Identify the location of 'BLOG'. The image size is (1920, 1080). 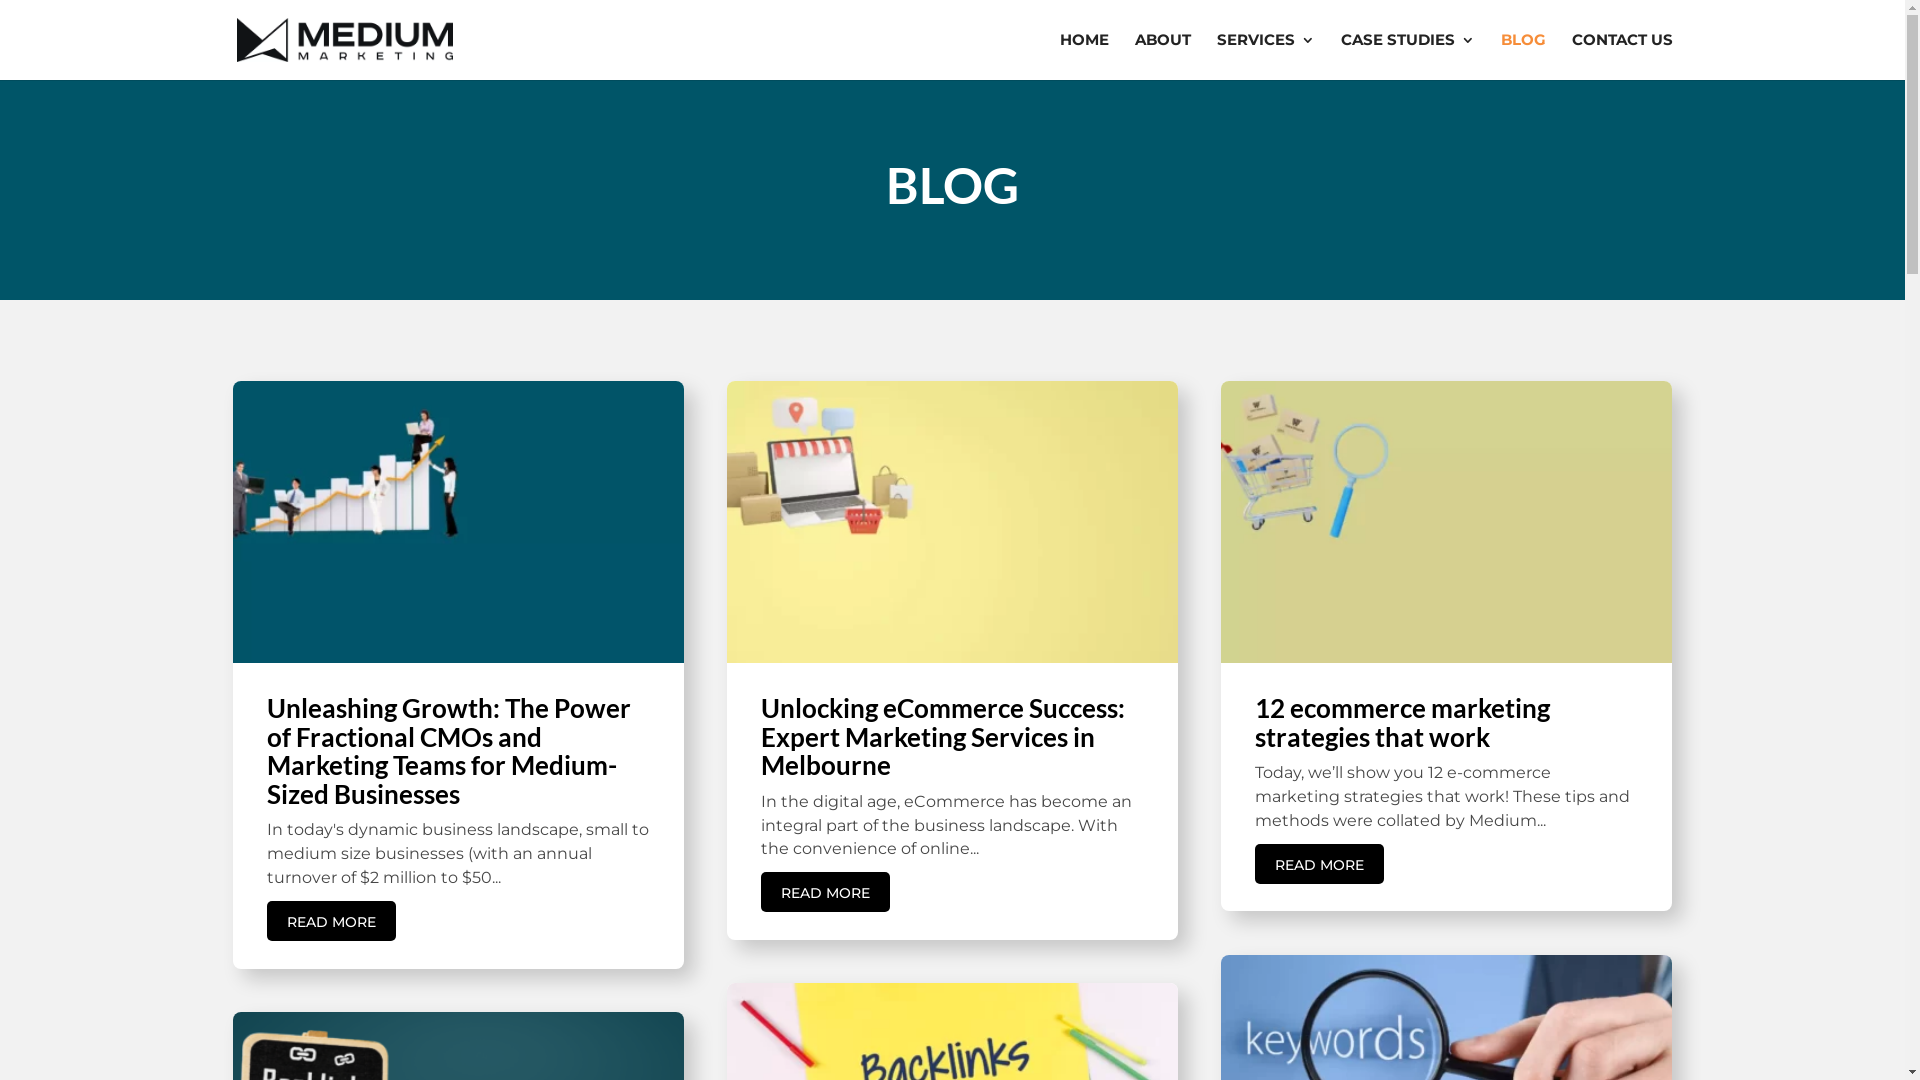
(1521, 55).